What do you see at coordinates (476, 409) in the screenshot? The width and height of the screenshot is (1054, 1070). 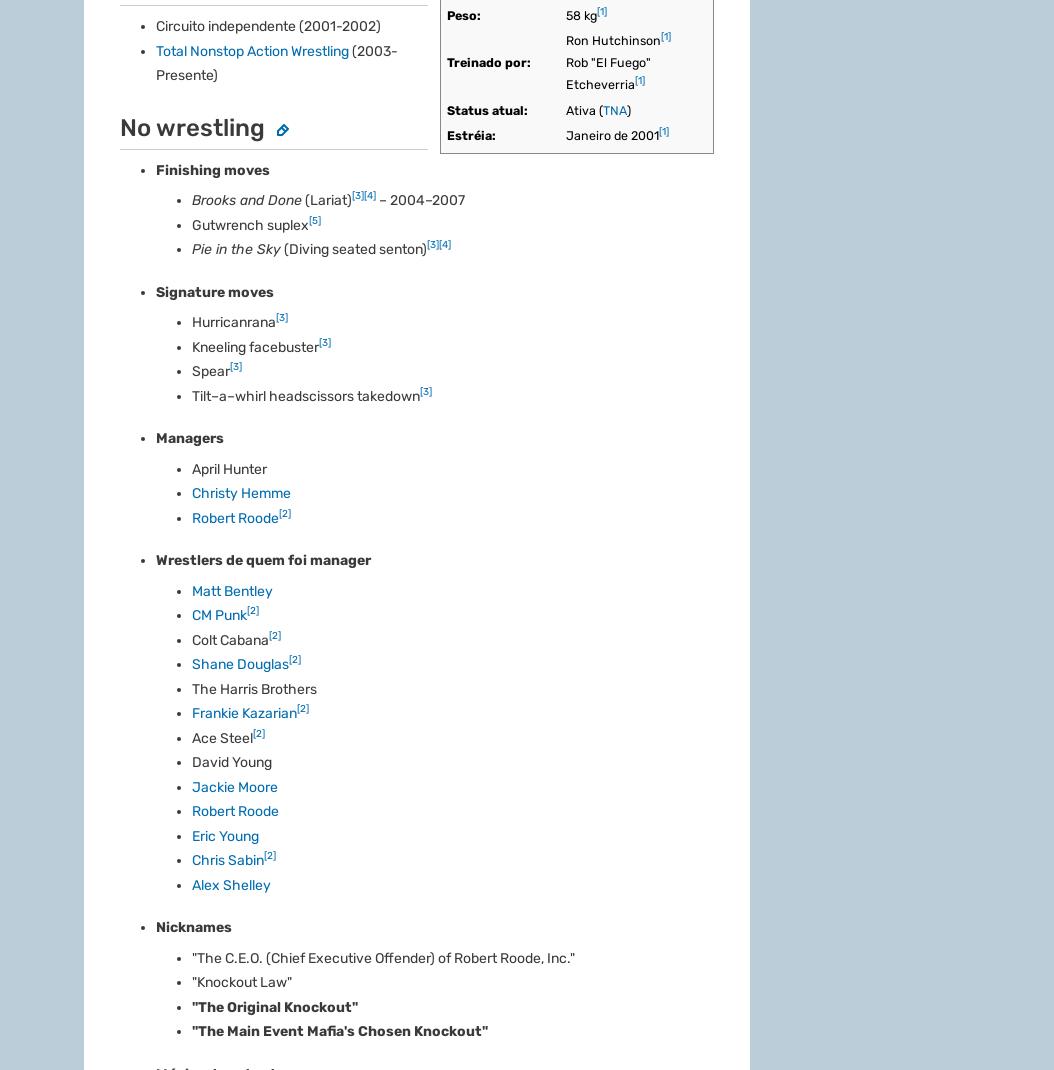 I see `'Termos de uso'` at bounding box center [476, 409].